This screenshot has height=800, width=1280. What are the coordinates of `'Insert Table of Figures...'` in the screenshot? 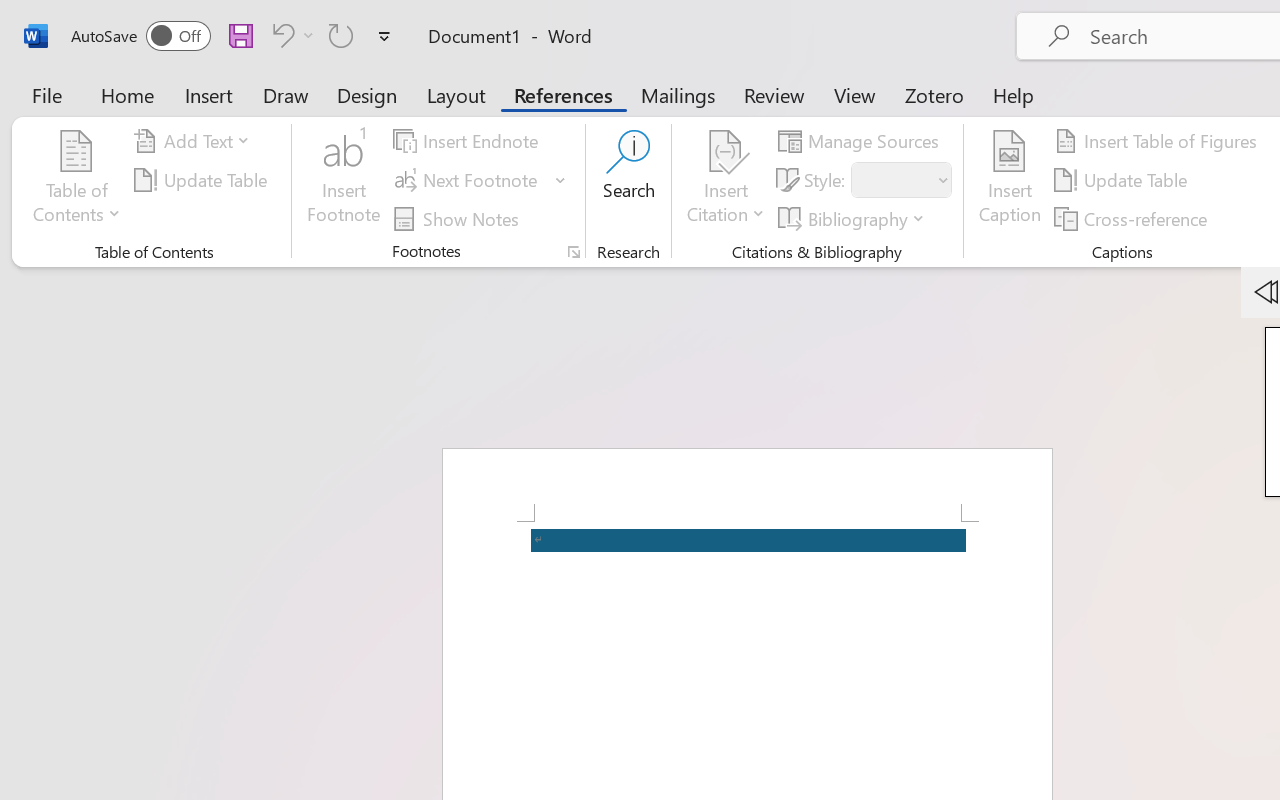 It's located at (1159, 141).